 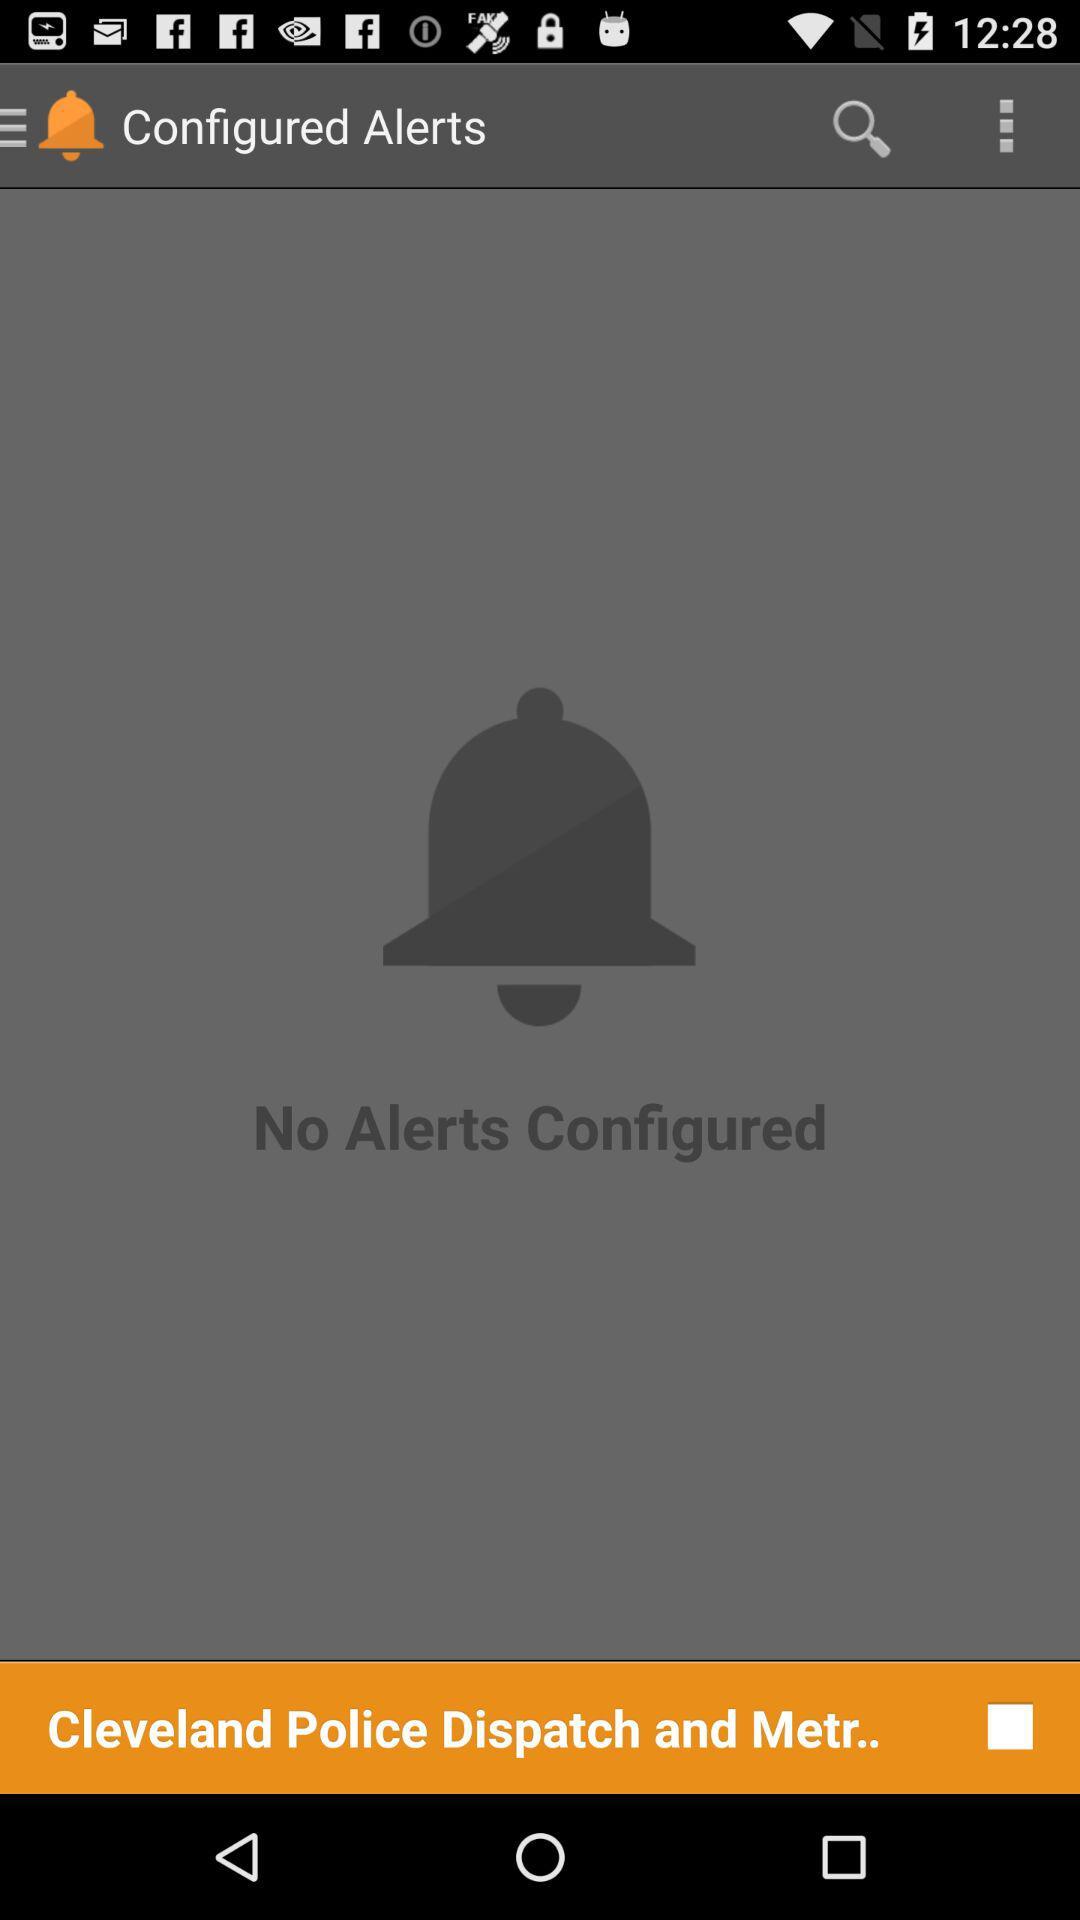 What do you see at coordinates (1005, 1725) in the screenshot?
I see `icon next to cleveland police dispatch icon` at bounding box center [1005, 1725].